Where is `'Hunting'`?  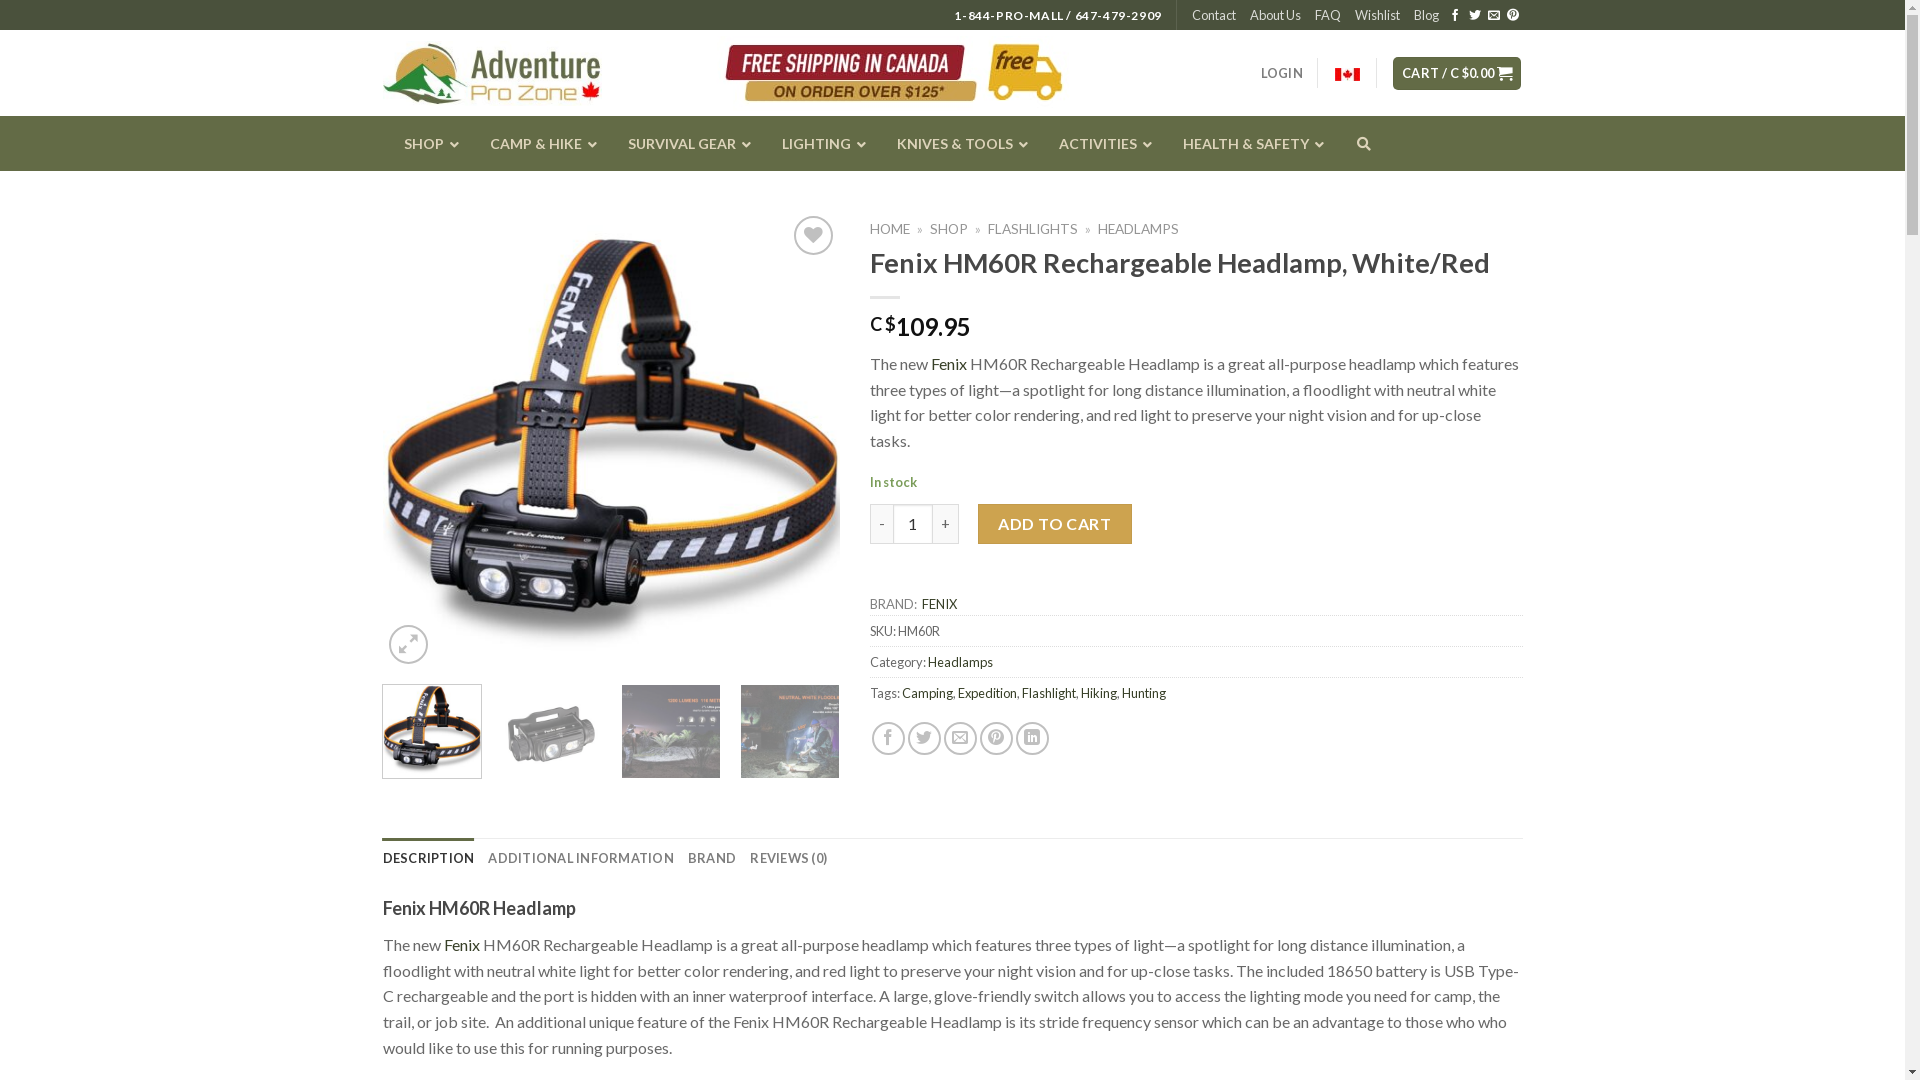
'Hunting' is located at coordinates (1143, 692).